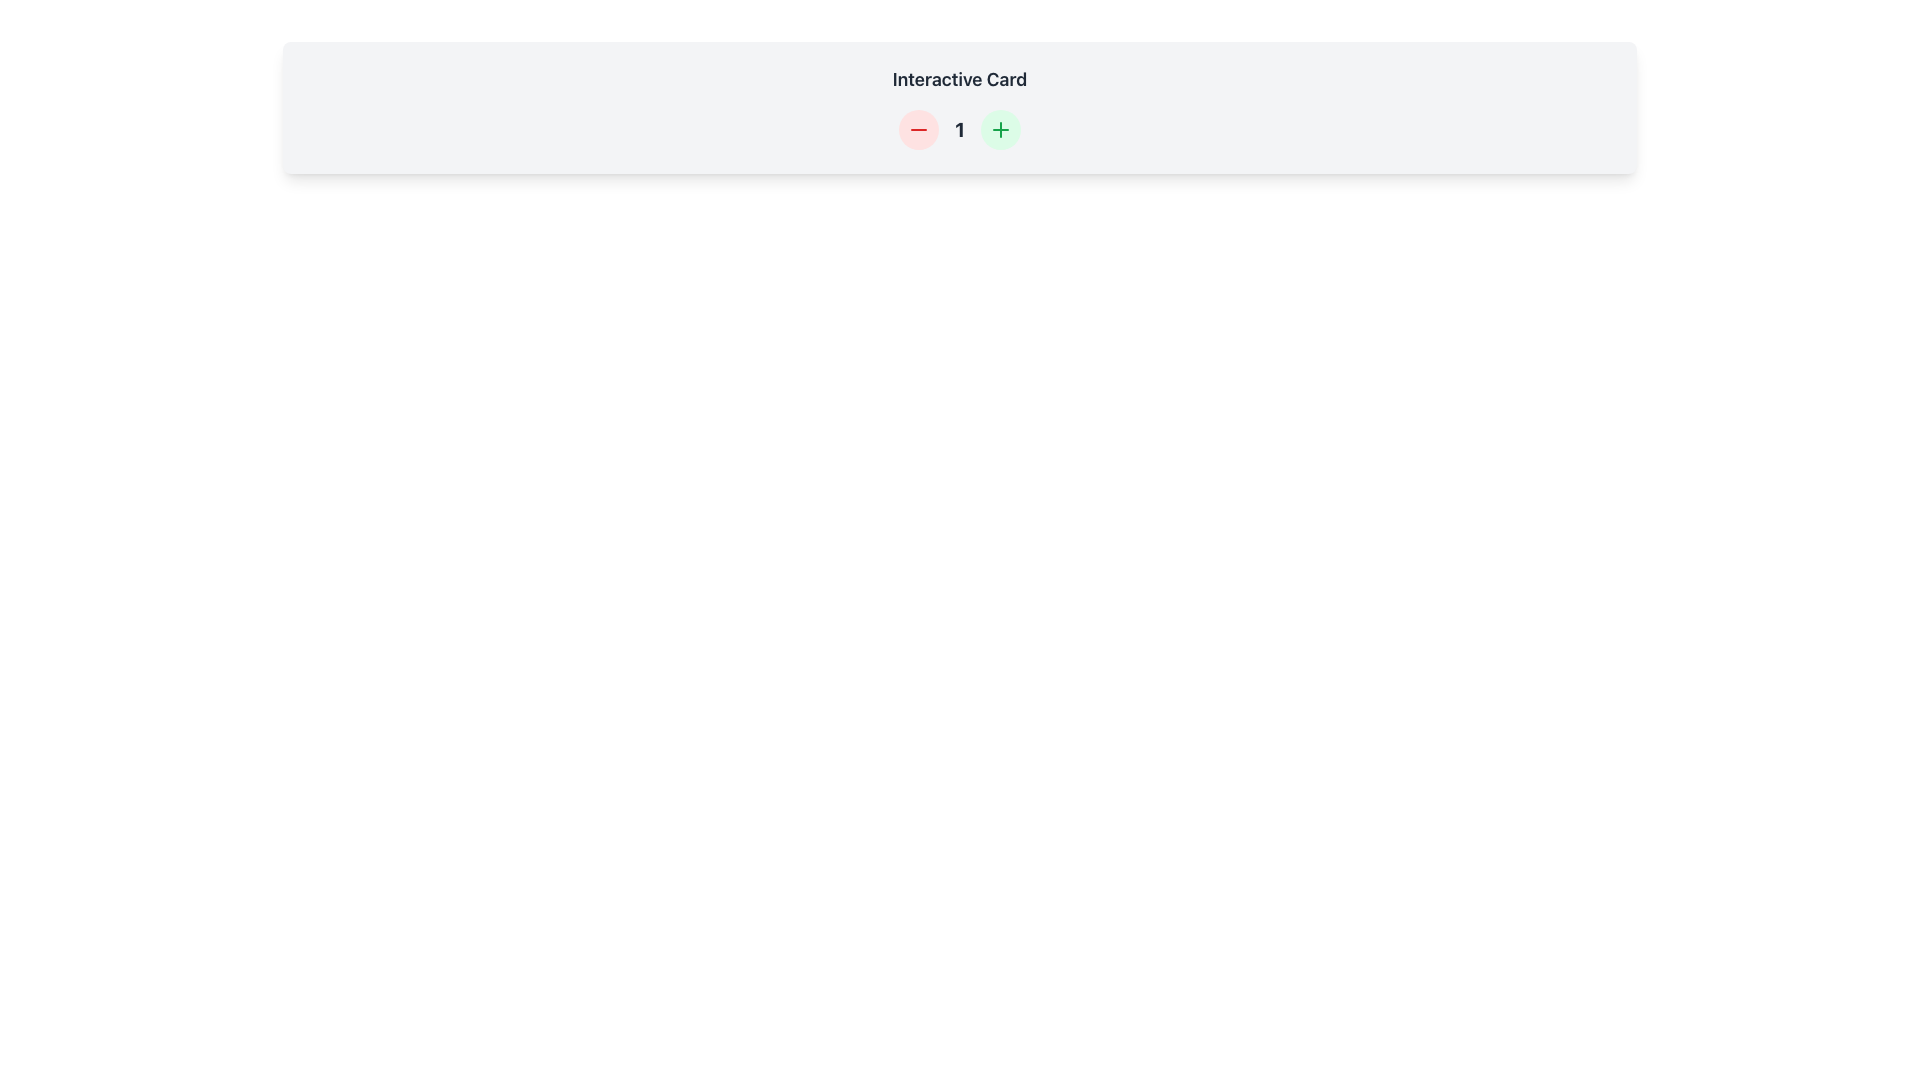 This screenshot has height=1080, width=1920. I want to click on the rounded light green button with a green plus icon, so click(1000, 130).